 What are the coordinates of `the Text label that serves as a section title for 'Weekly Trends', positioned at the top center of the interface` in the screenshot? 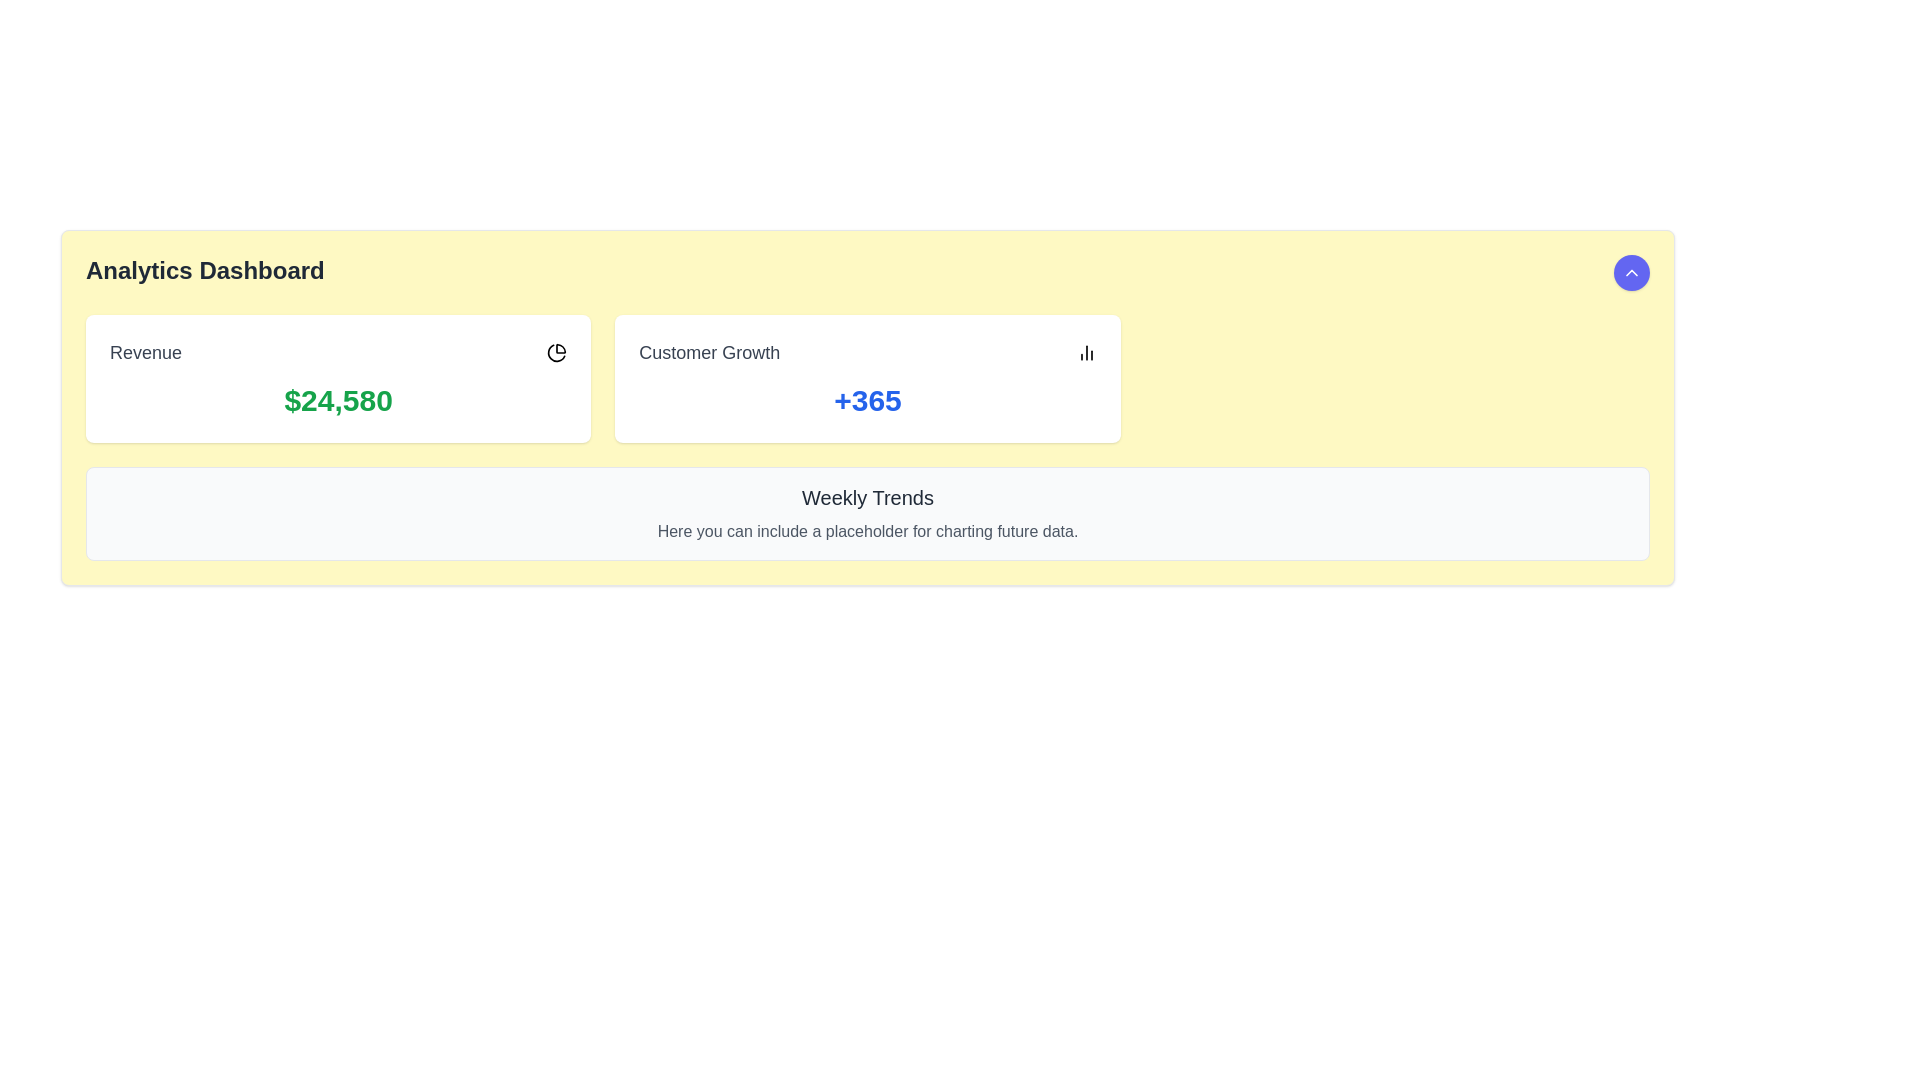 It's located at (868, 496).